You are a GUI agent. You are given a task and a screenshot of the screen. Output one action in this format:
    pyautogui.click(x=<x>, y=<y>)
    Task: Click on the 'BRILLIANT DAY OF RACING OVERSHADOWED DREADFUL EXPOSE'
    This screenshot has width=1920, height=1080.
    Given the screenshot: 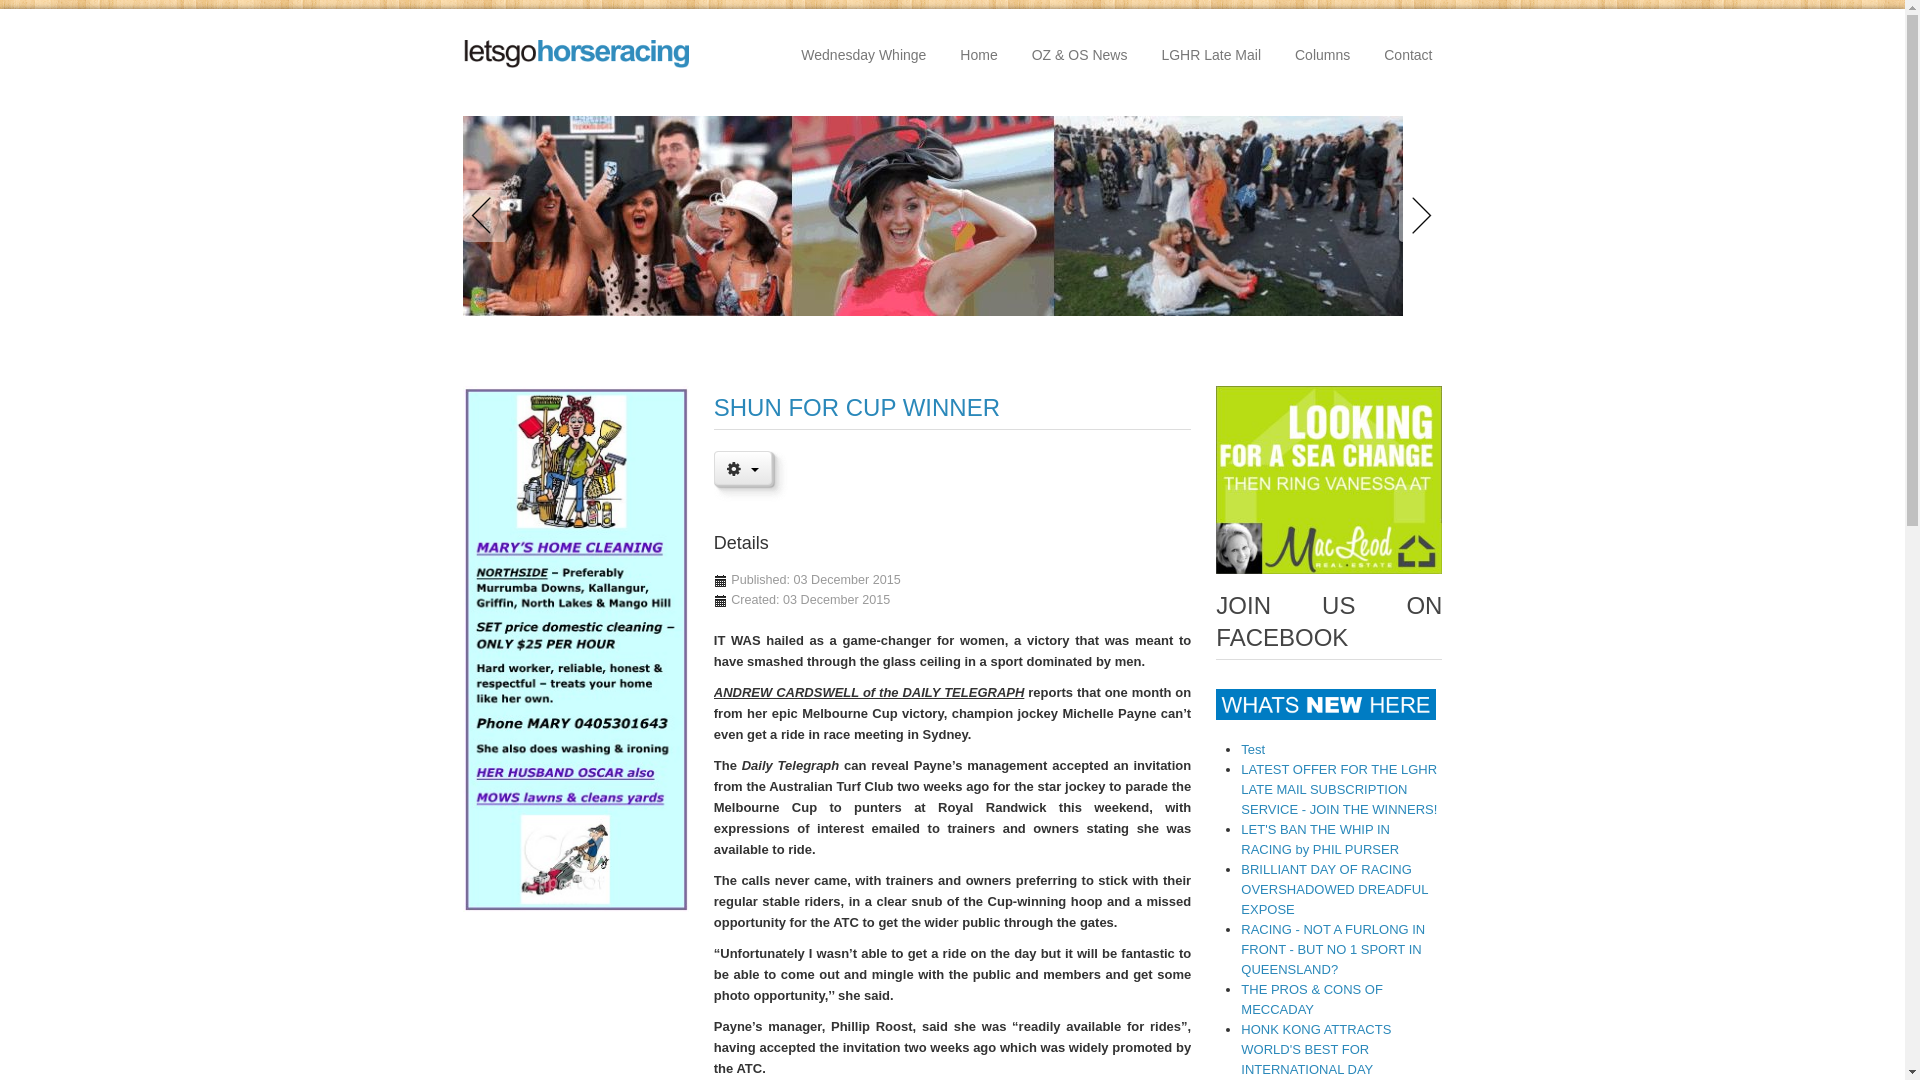 What is the action you would take?
    pyautogui.click(x=1334, y=888)
    